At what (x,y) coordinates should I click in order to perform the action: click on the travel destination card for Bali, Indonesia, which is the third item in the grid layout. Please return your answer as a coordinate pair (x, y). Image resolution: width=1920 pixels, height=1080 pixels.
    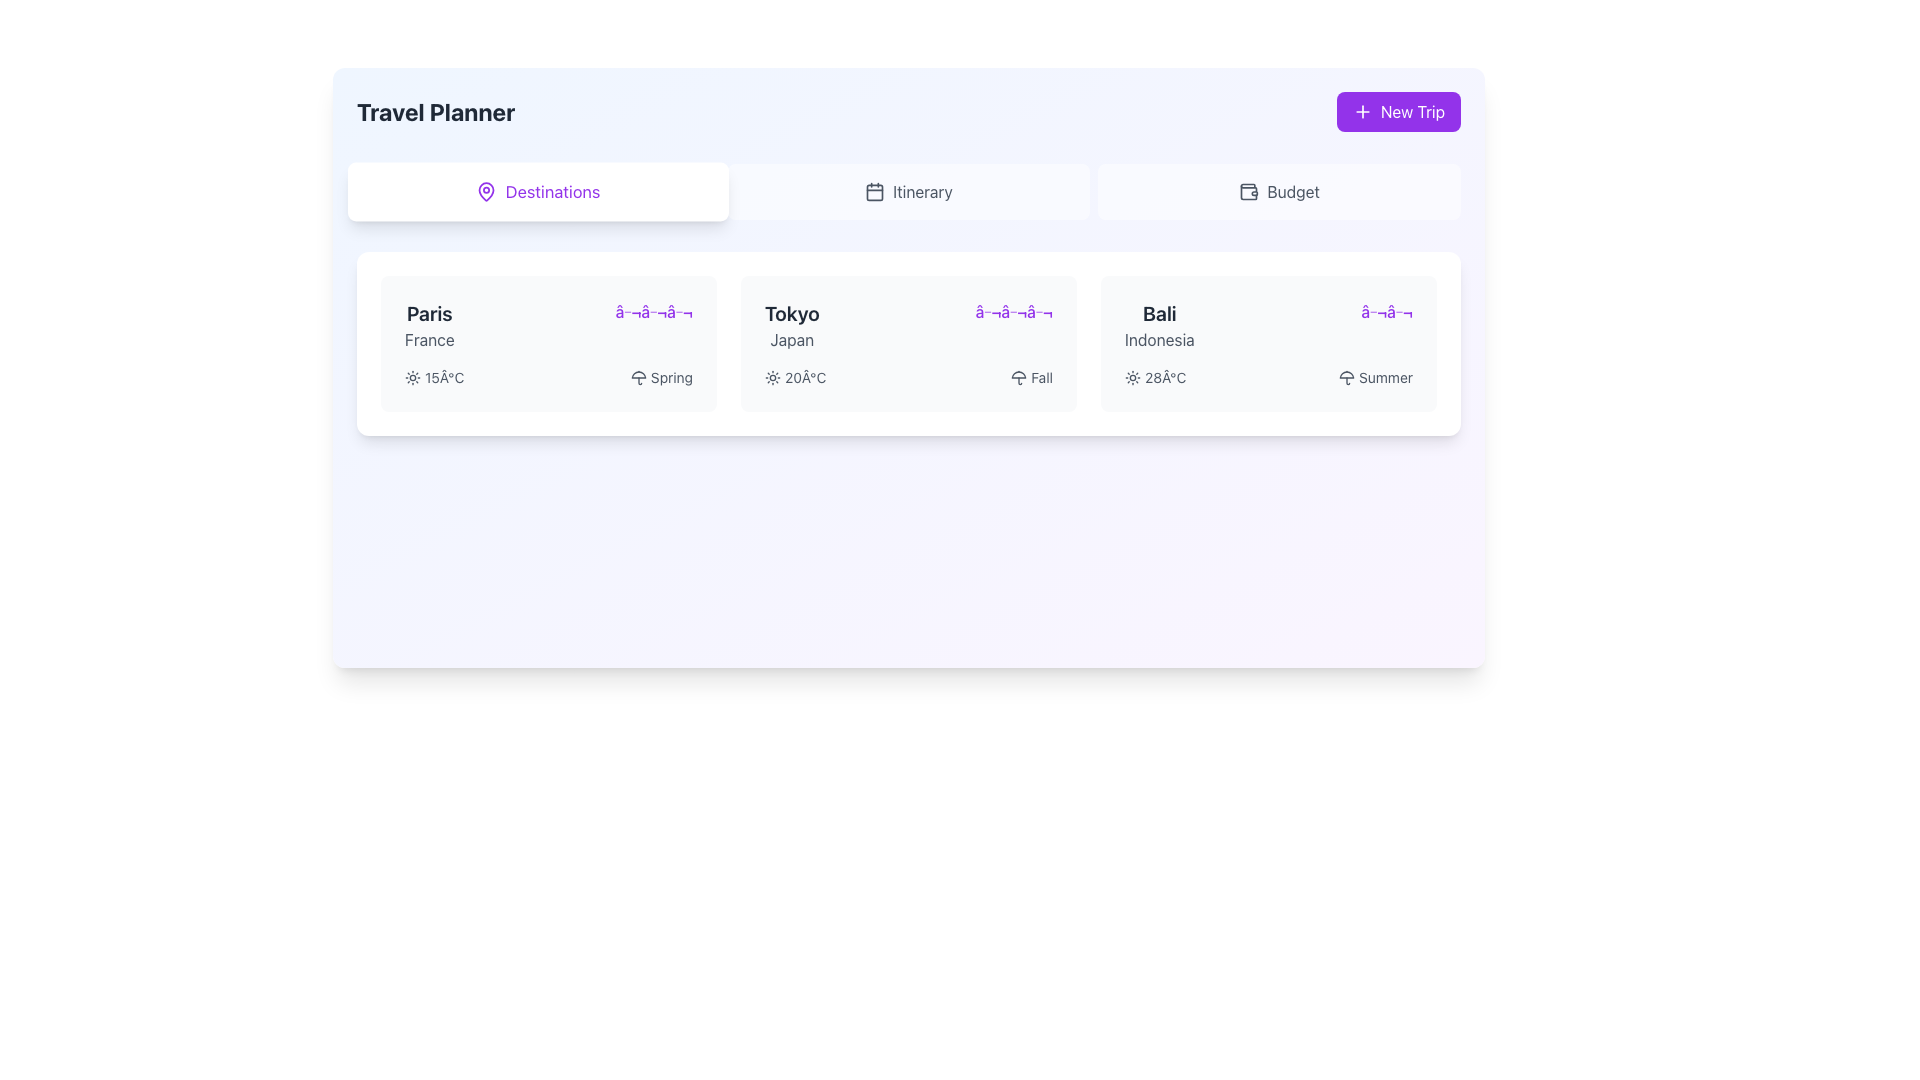
    Looking at the image, I should click on (1267, 342).